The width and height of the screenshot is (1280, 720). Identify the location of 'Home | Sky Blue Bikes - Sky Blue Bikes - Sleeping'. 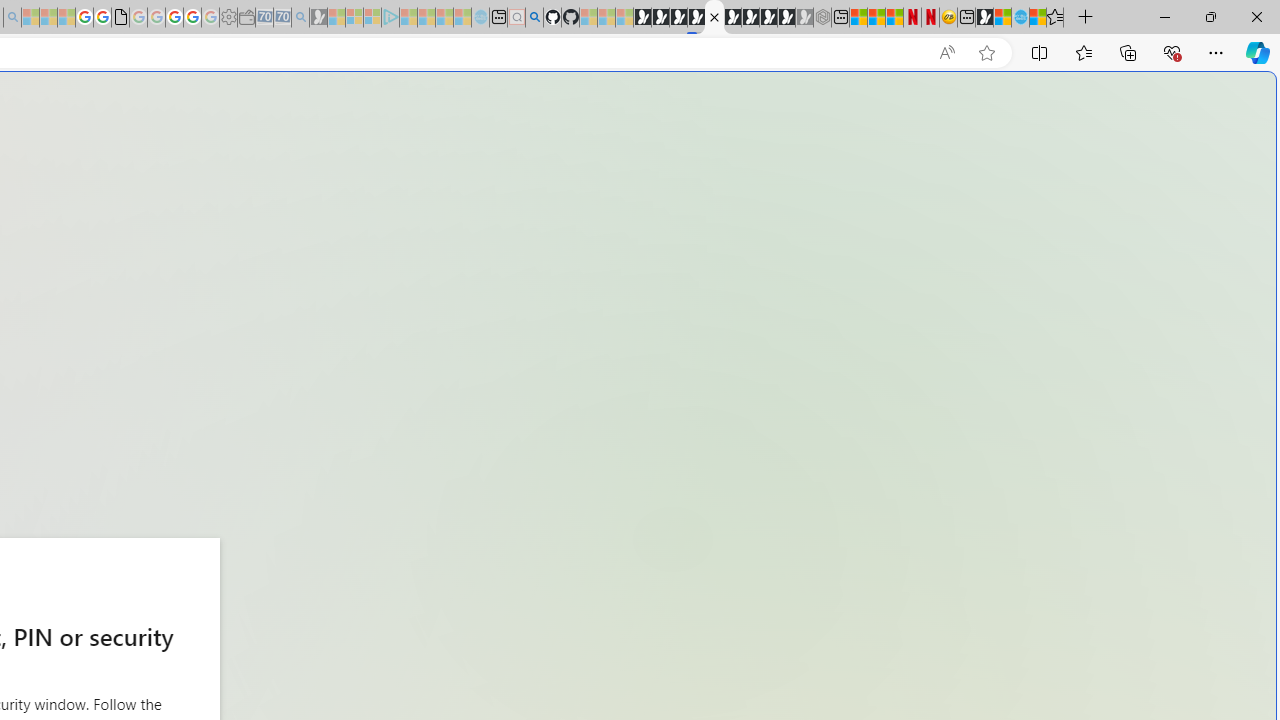
(480, 17).